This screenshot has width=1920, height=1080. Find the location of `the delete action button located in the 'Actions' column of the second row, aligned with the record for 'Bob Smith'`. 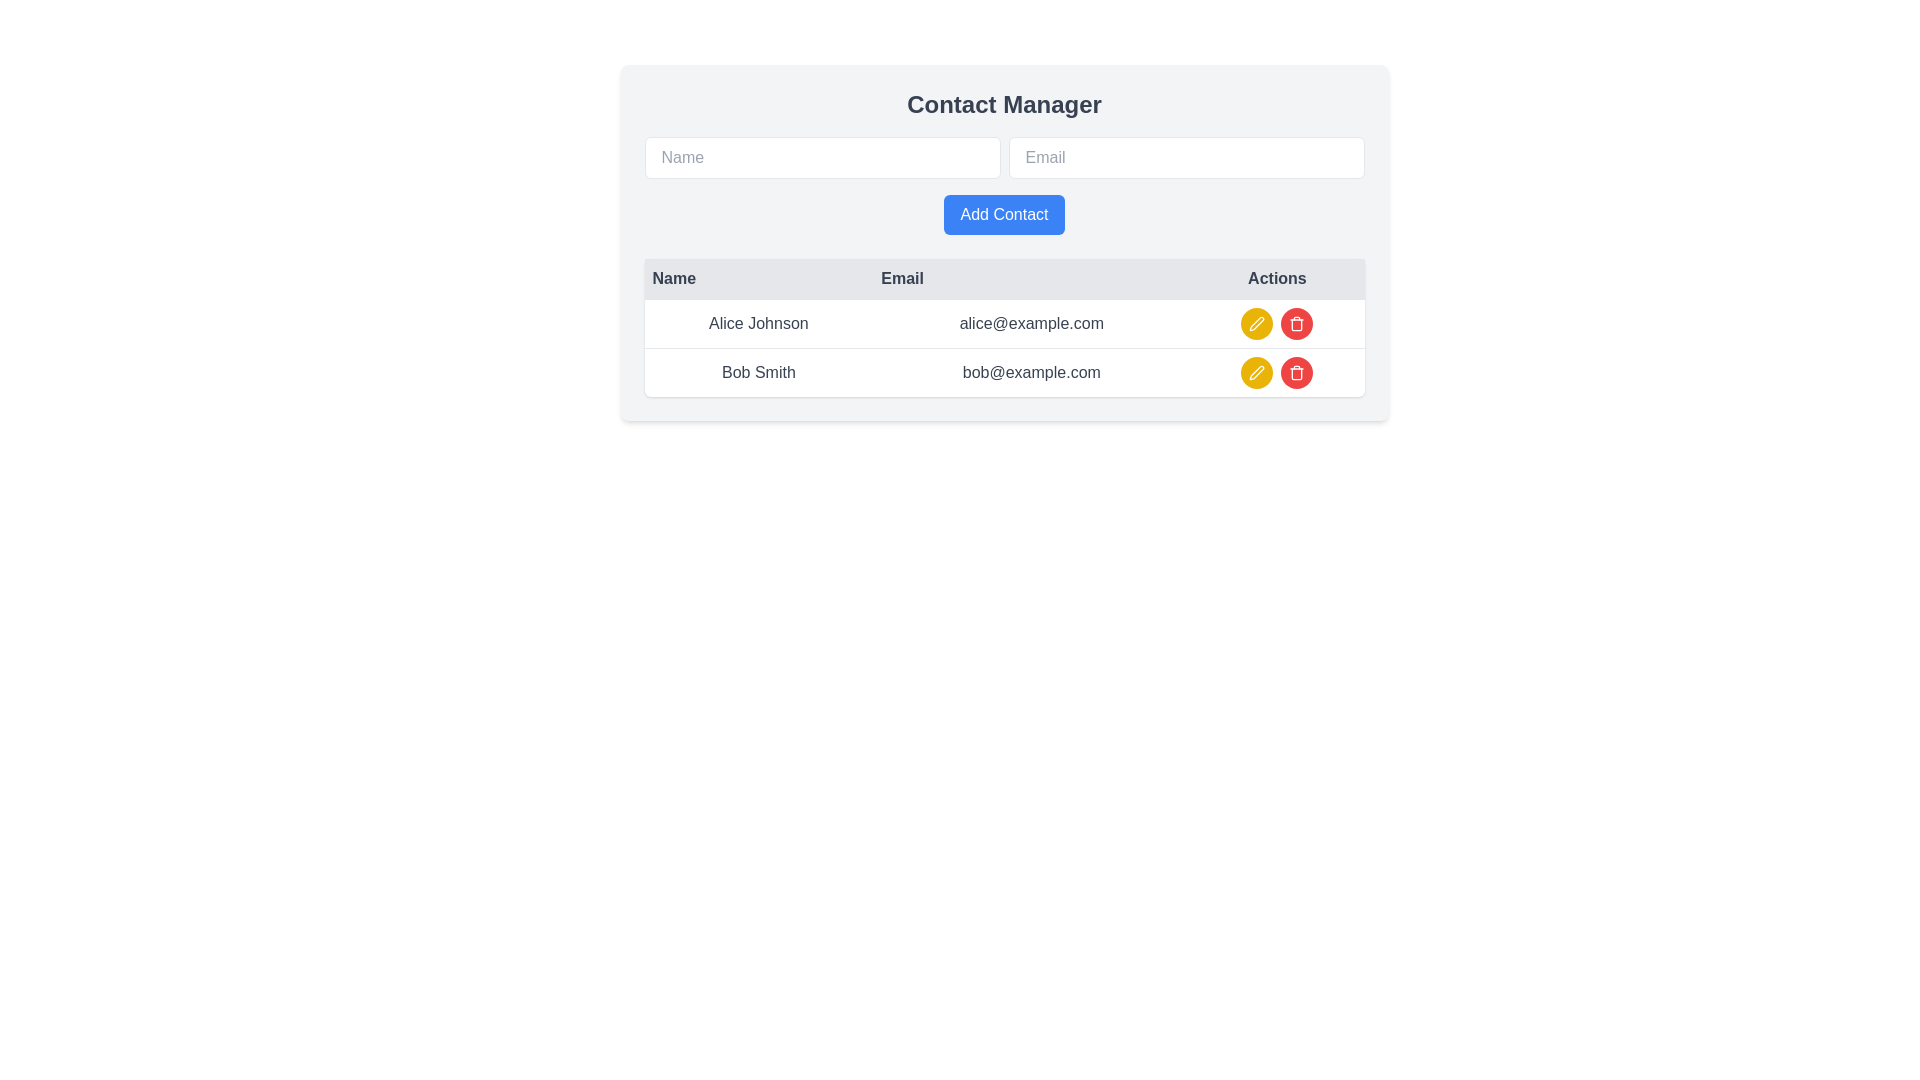

the delete action button located in the 'Actions' column of the second row, aligned with the record for 'Bob Smith' is located at coordinates (1297, 373).